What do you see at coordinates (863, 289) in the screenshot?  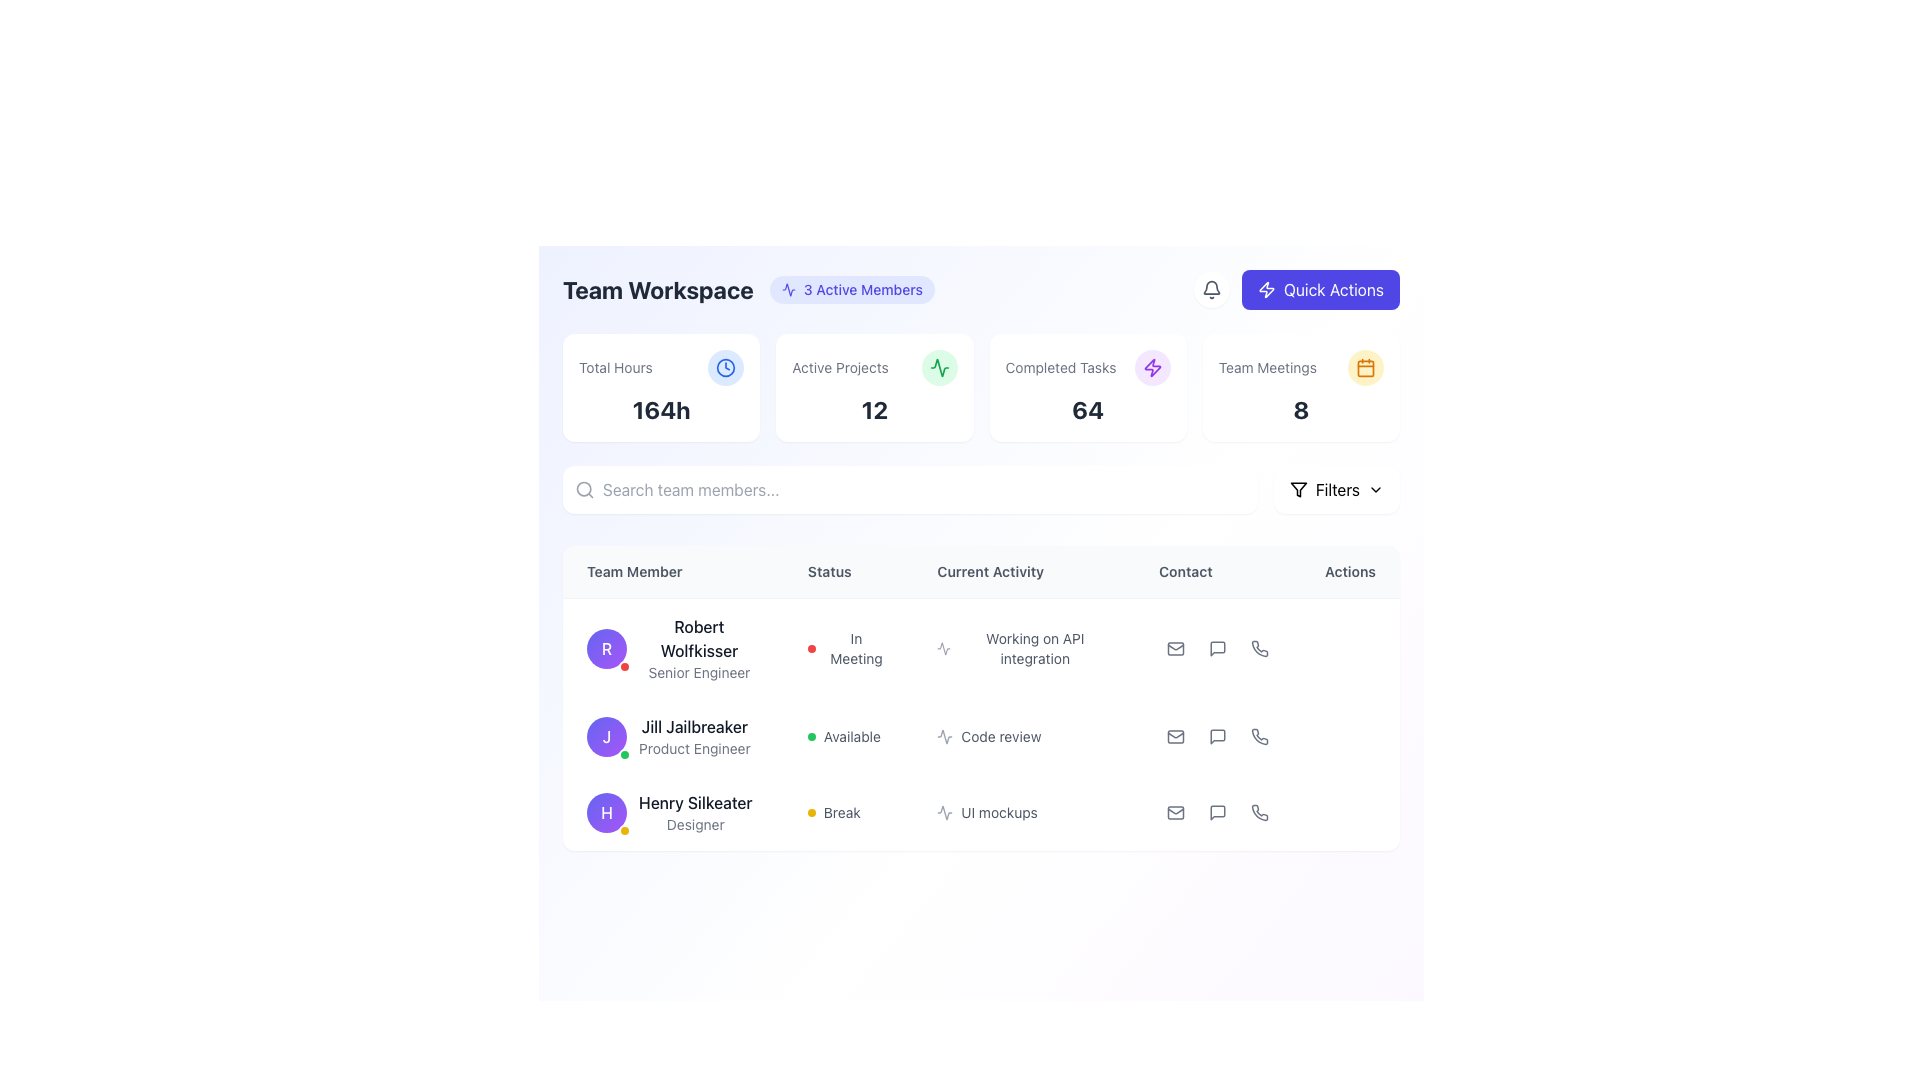 I see `the text label displaying '3 Active Members' which is part of an indigo-highlighted badge near the header 'Team Workspace'` at bounding box center [863, 289].